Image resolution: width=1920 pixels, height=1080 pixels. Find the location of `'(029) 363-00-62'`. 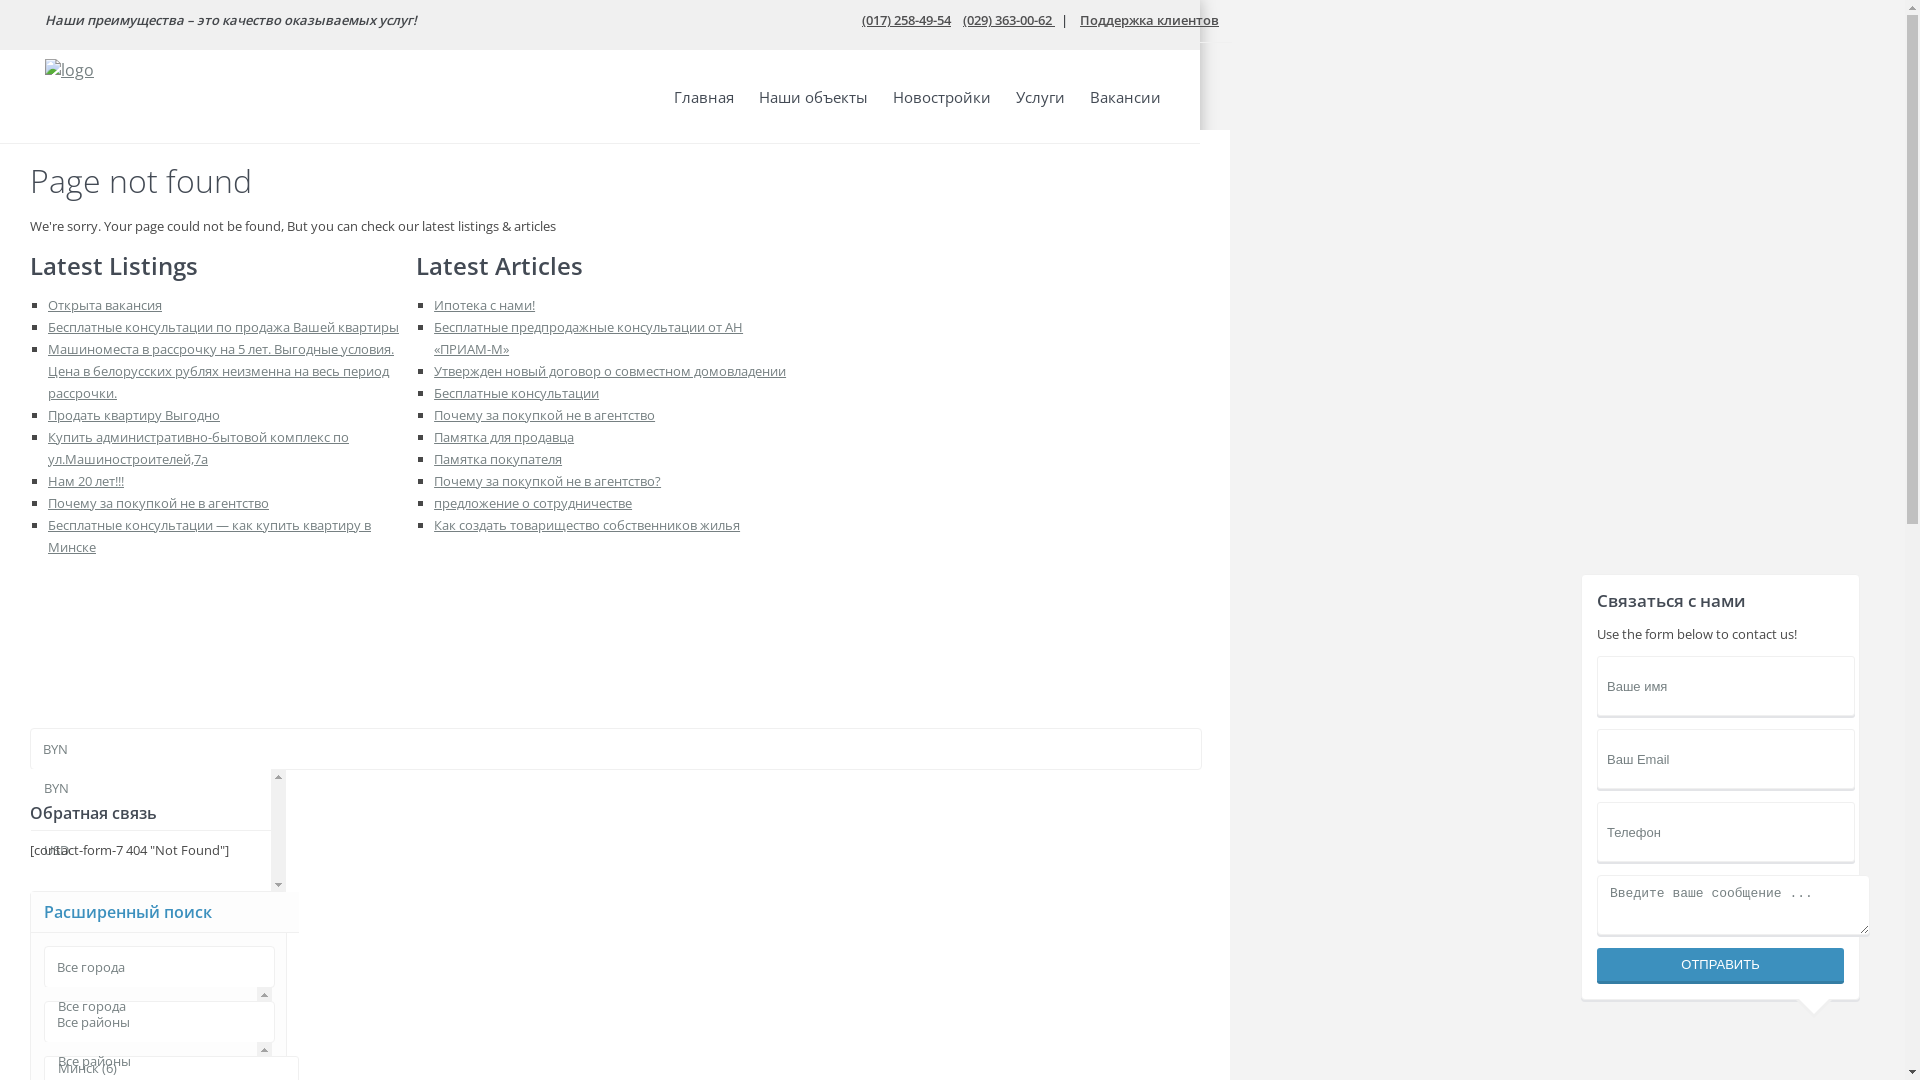

'(029) 363-00-62' is located at coordinates (1008, 19).